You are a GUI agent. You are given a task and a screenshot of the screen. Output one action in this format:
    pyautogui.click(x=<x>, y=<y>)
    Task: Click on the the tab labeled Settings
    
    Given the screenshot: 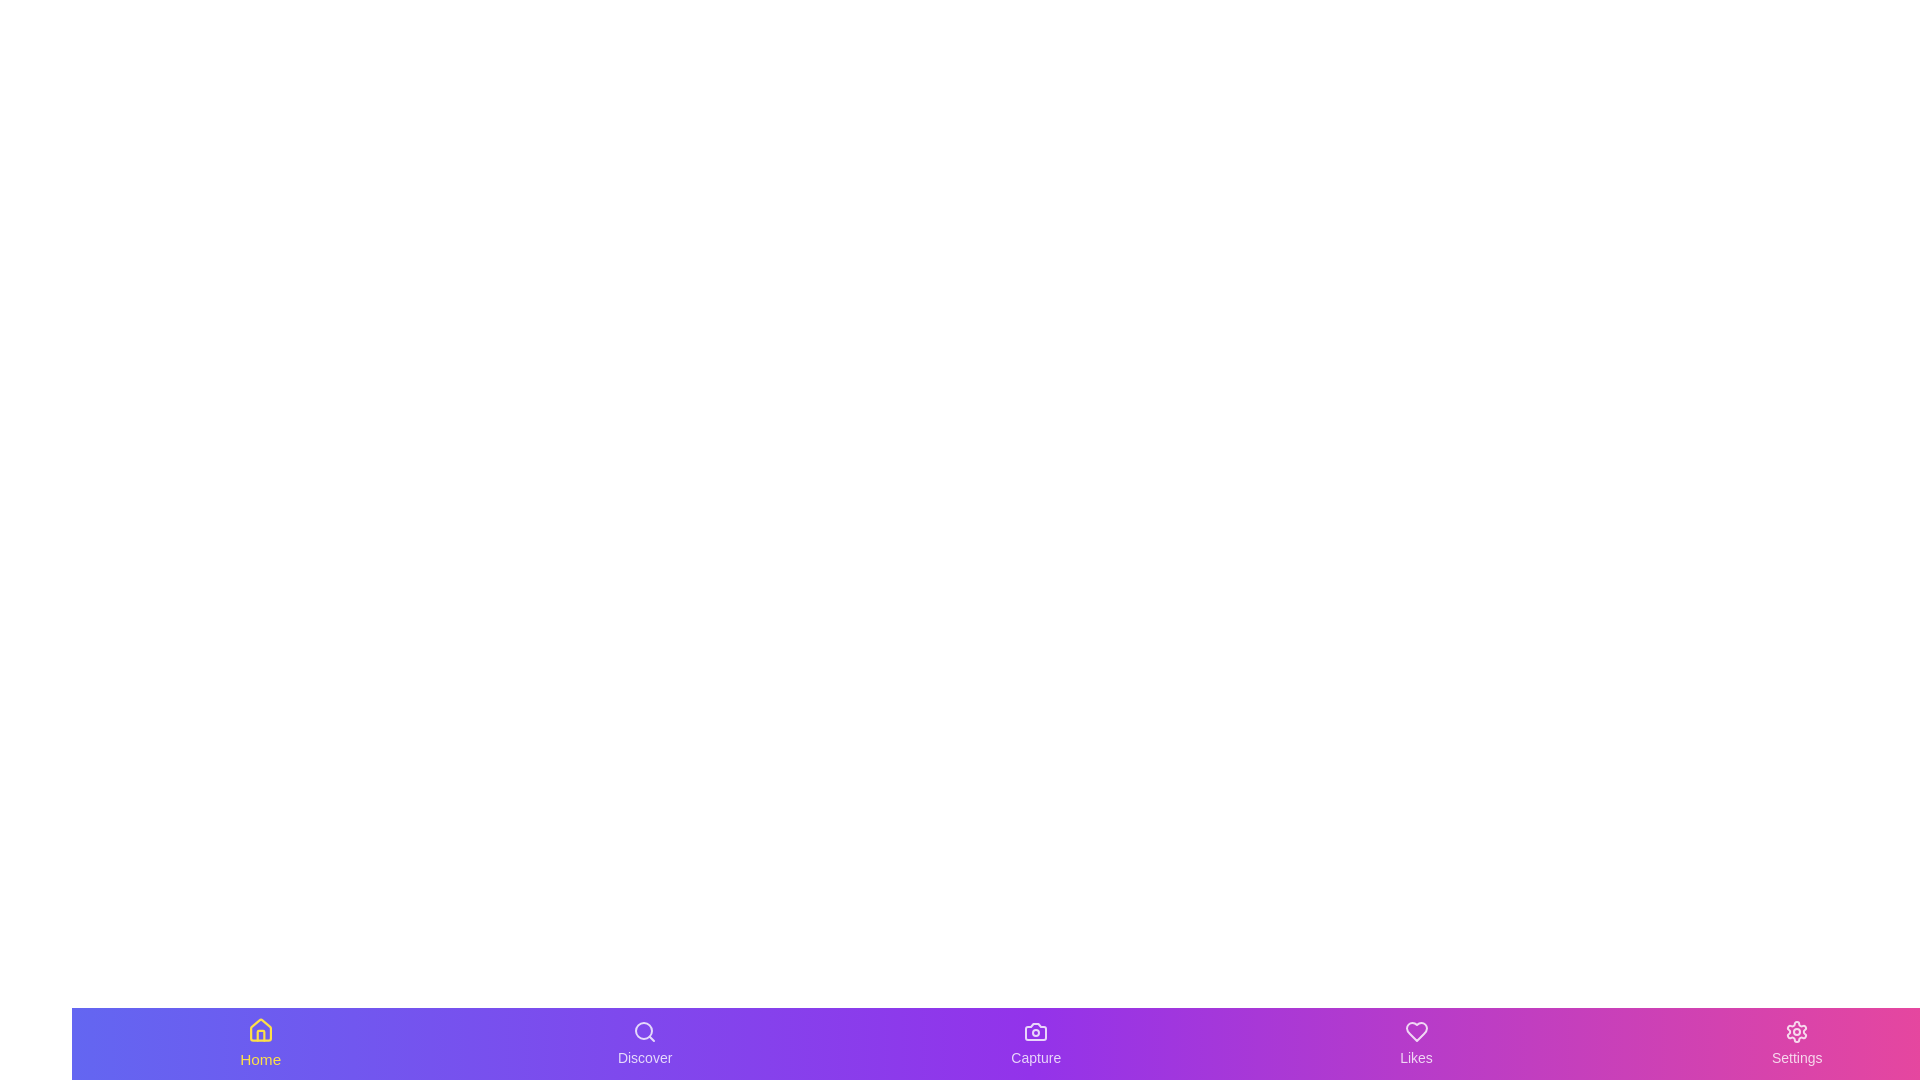 What is the action you would take?
    pyautogui.click(x=1796, y=1043)
    